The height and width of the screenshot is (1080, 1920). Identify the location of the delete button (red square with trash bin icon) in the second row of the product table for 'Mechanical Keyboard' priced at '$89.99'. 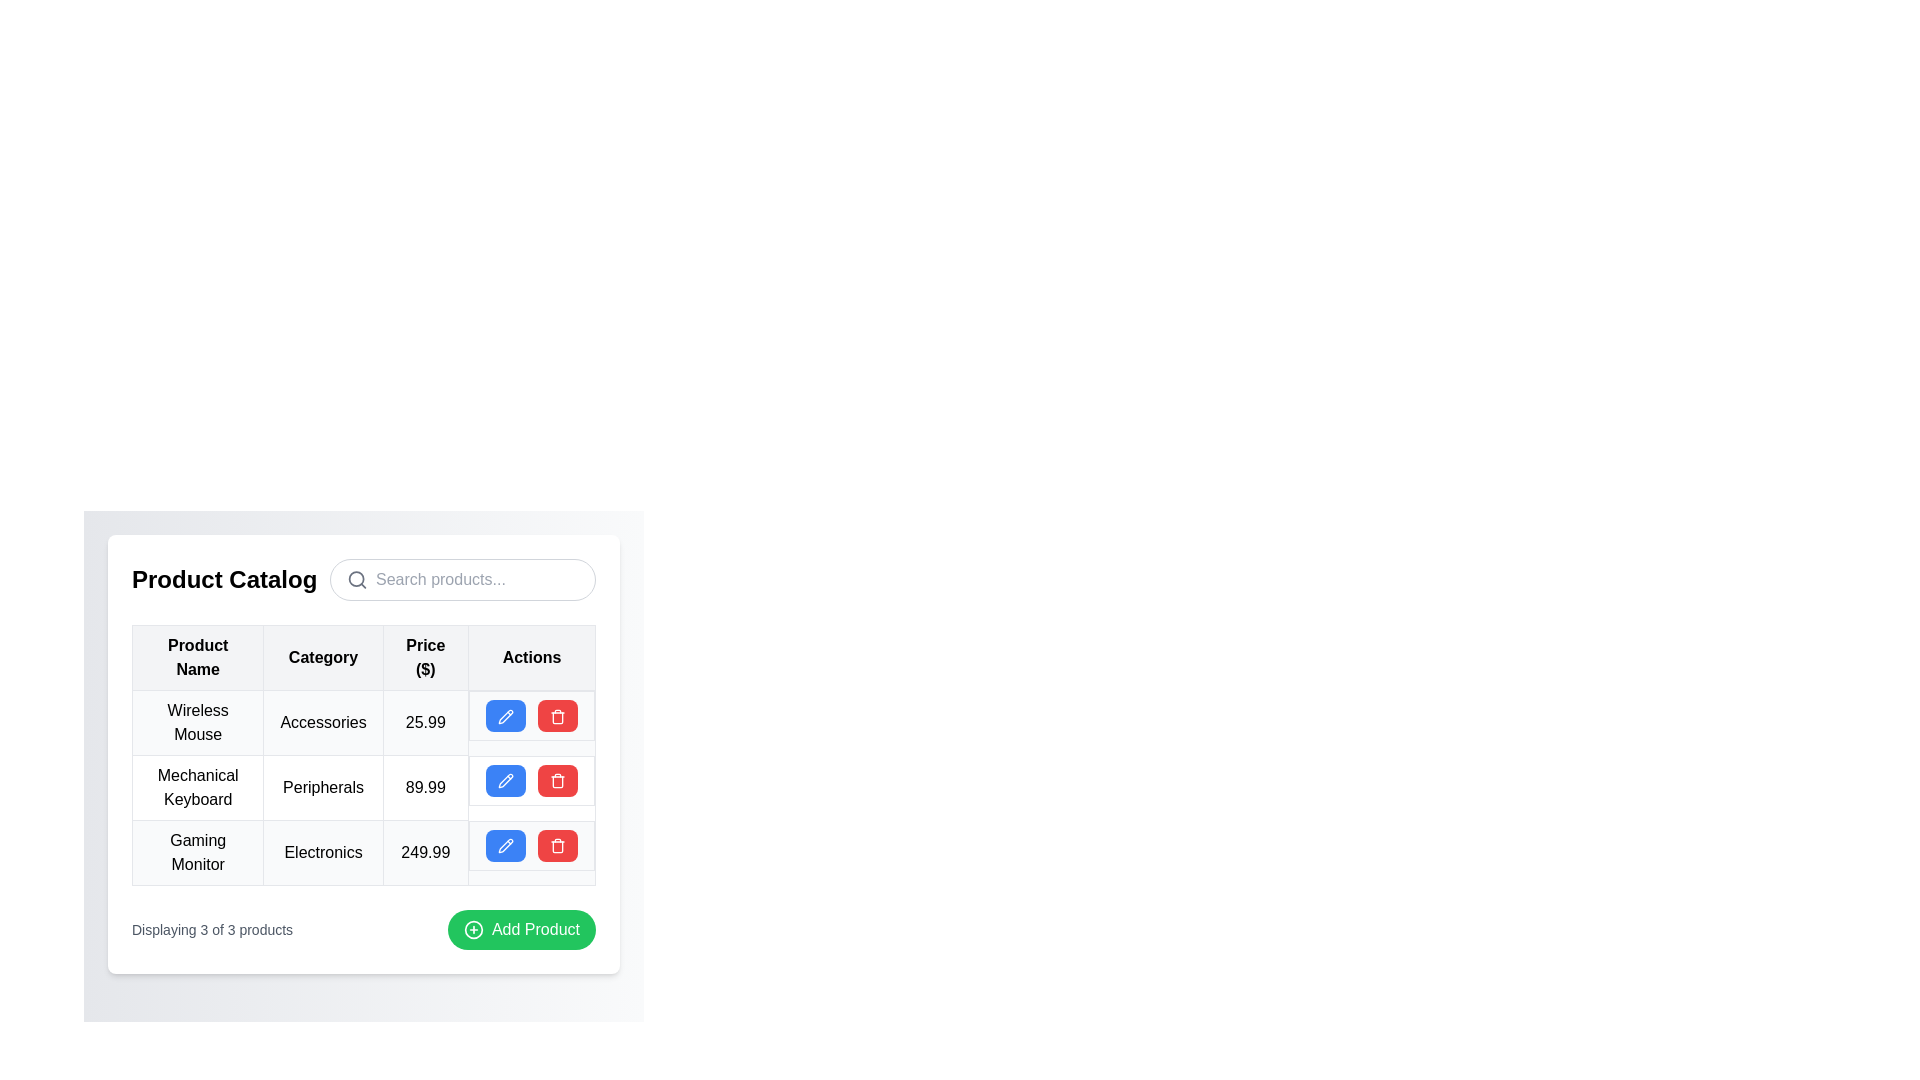
(364, 786).